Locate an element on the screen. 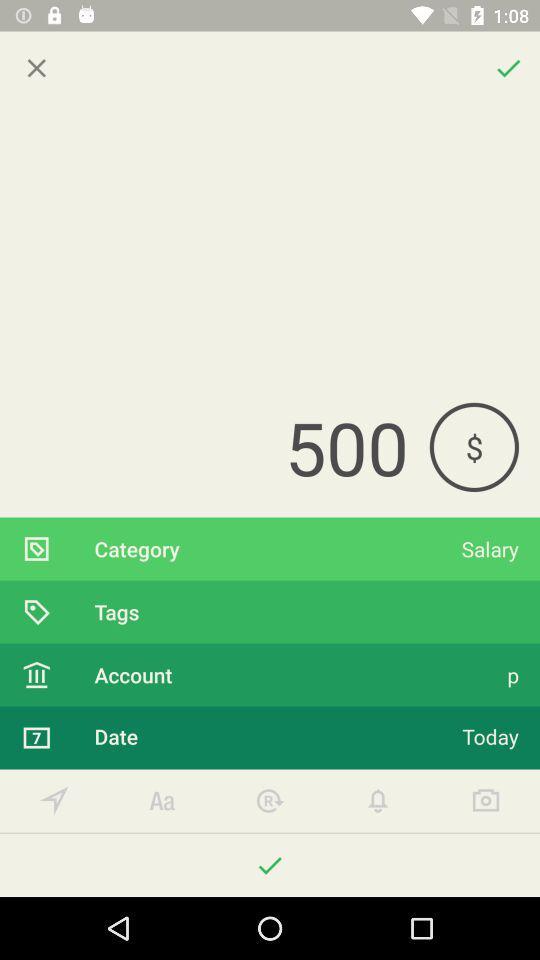 This screenshot has height=960, width=540. your option is located at coordinates (54, 801).